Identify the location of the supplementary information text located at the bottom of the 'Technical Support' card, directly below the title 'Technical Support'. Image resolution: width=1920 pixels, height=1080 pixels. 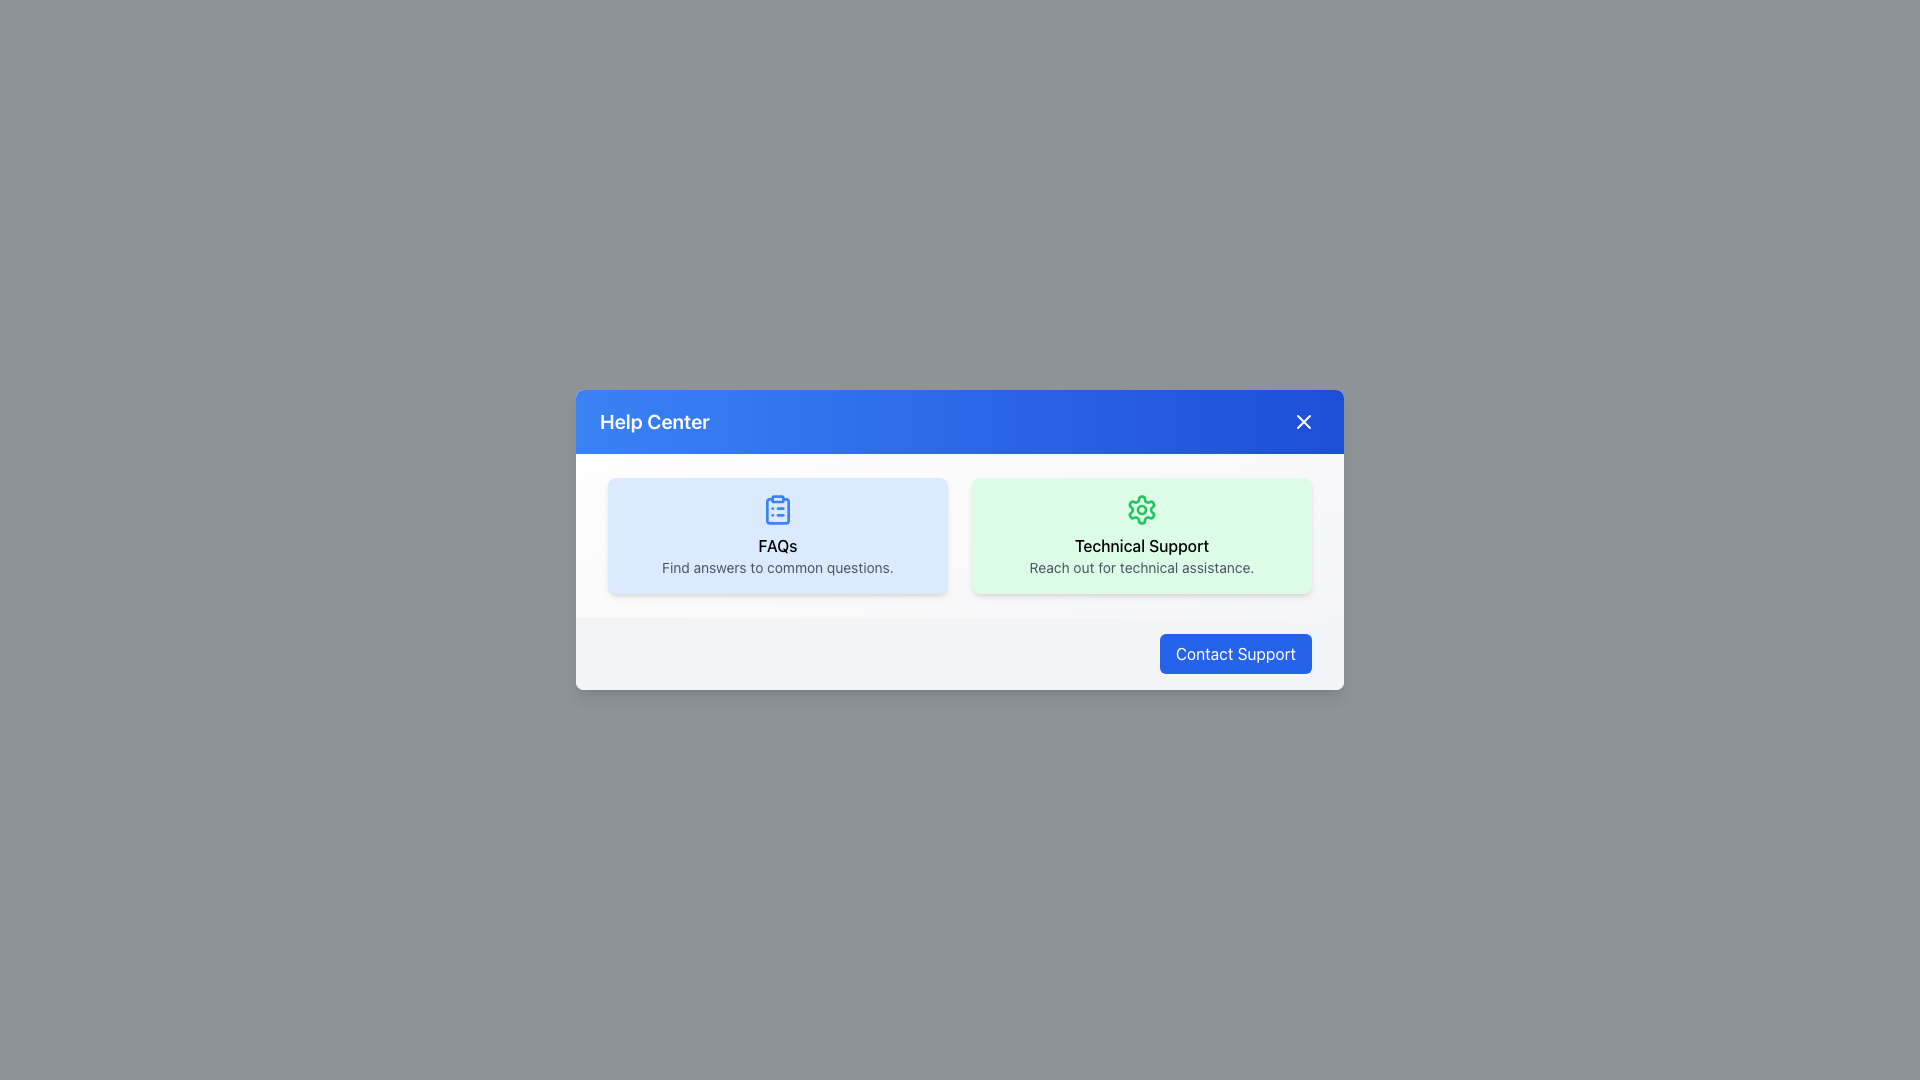
(1142, 567).